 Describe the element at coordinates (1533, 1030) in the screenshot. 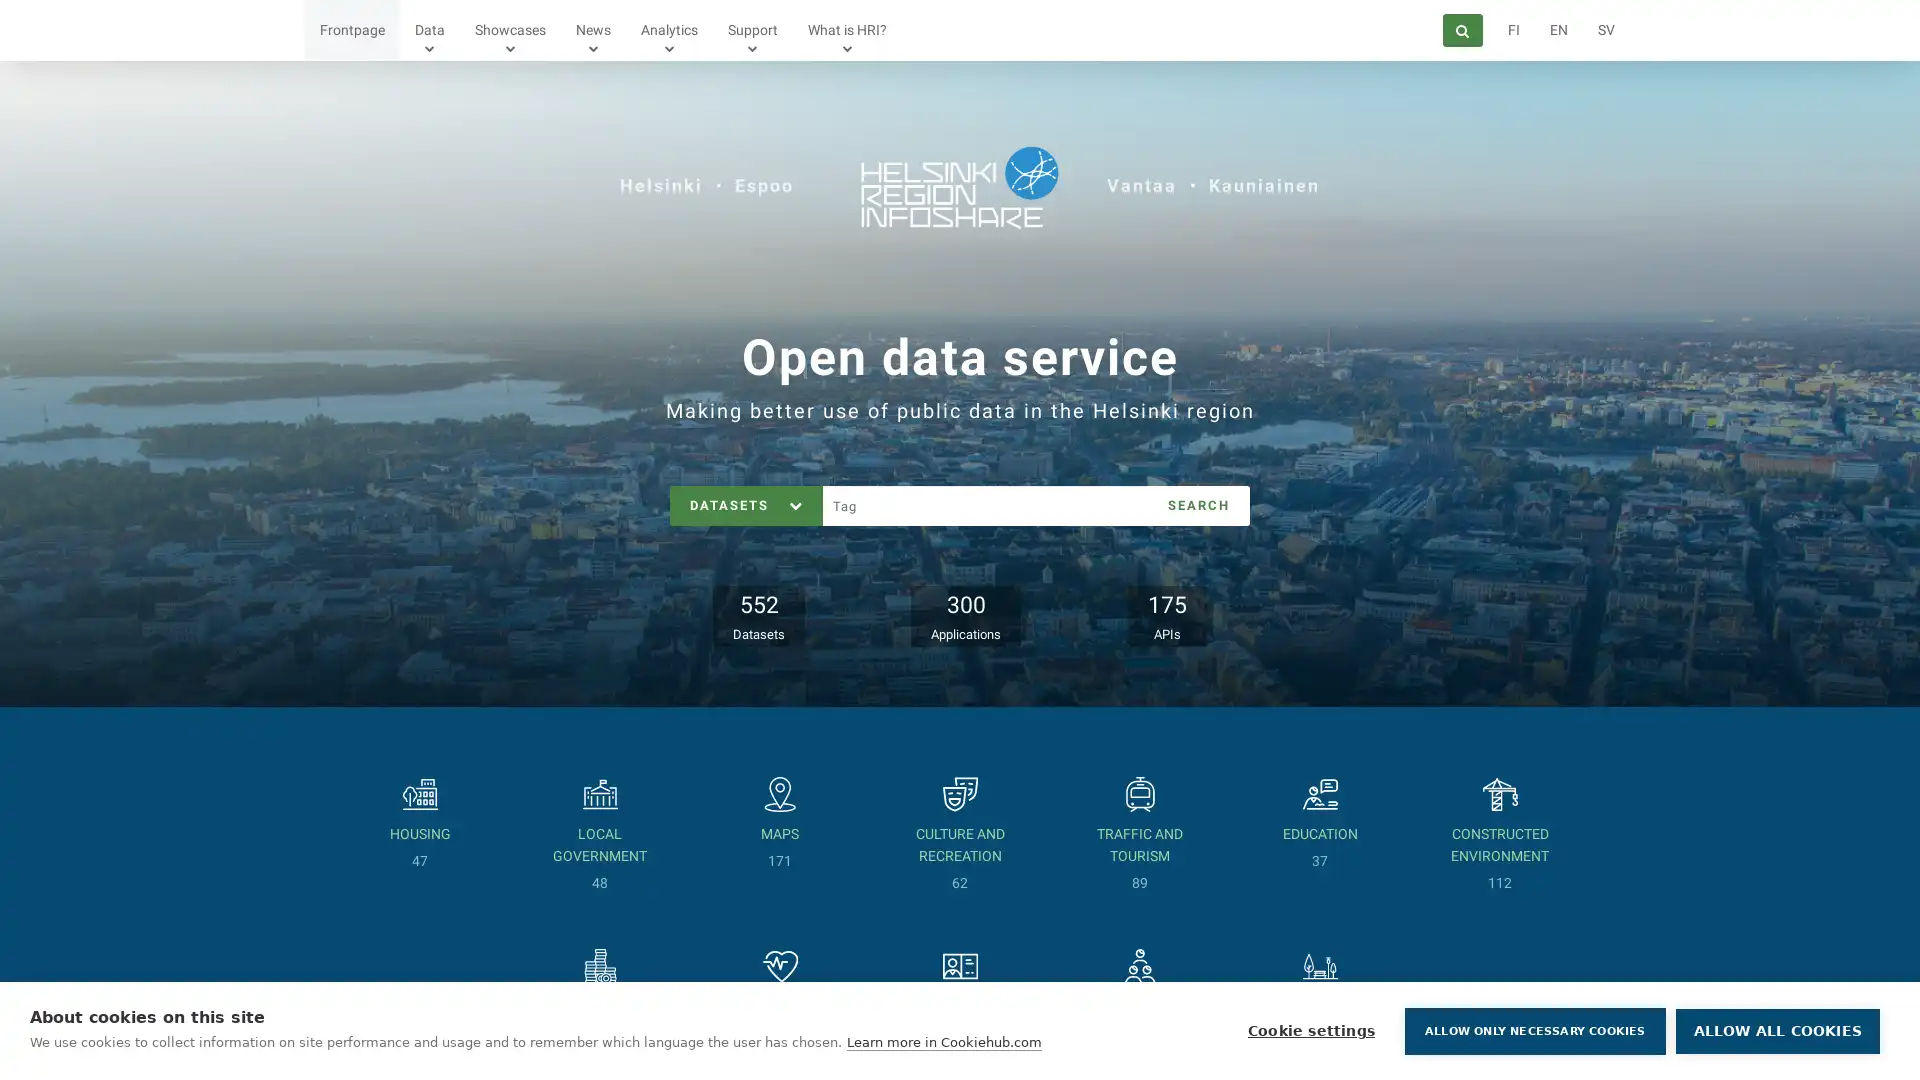

I see `ALLOW ONLY NECESSARY COOKIES` at that location.